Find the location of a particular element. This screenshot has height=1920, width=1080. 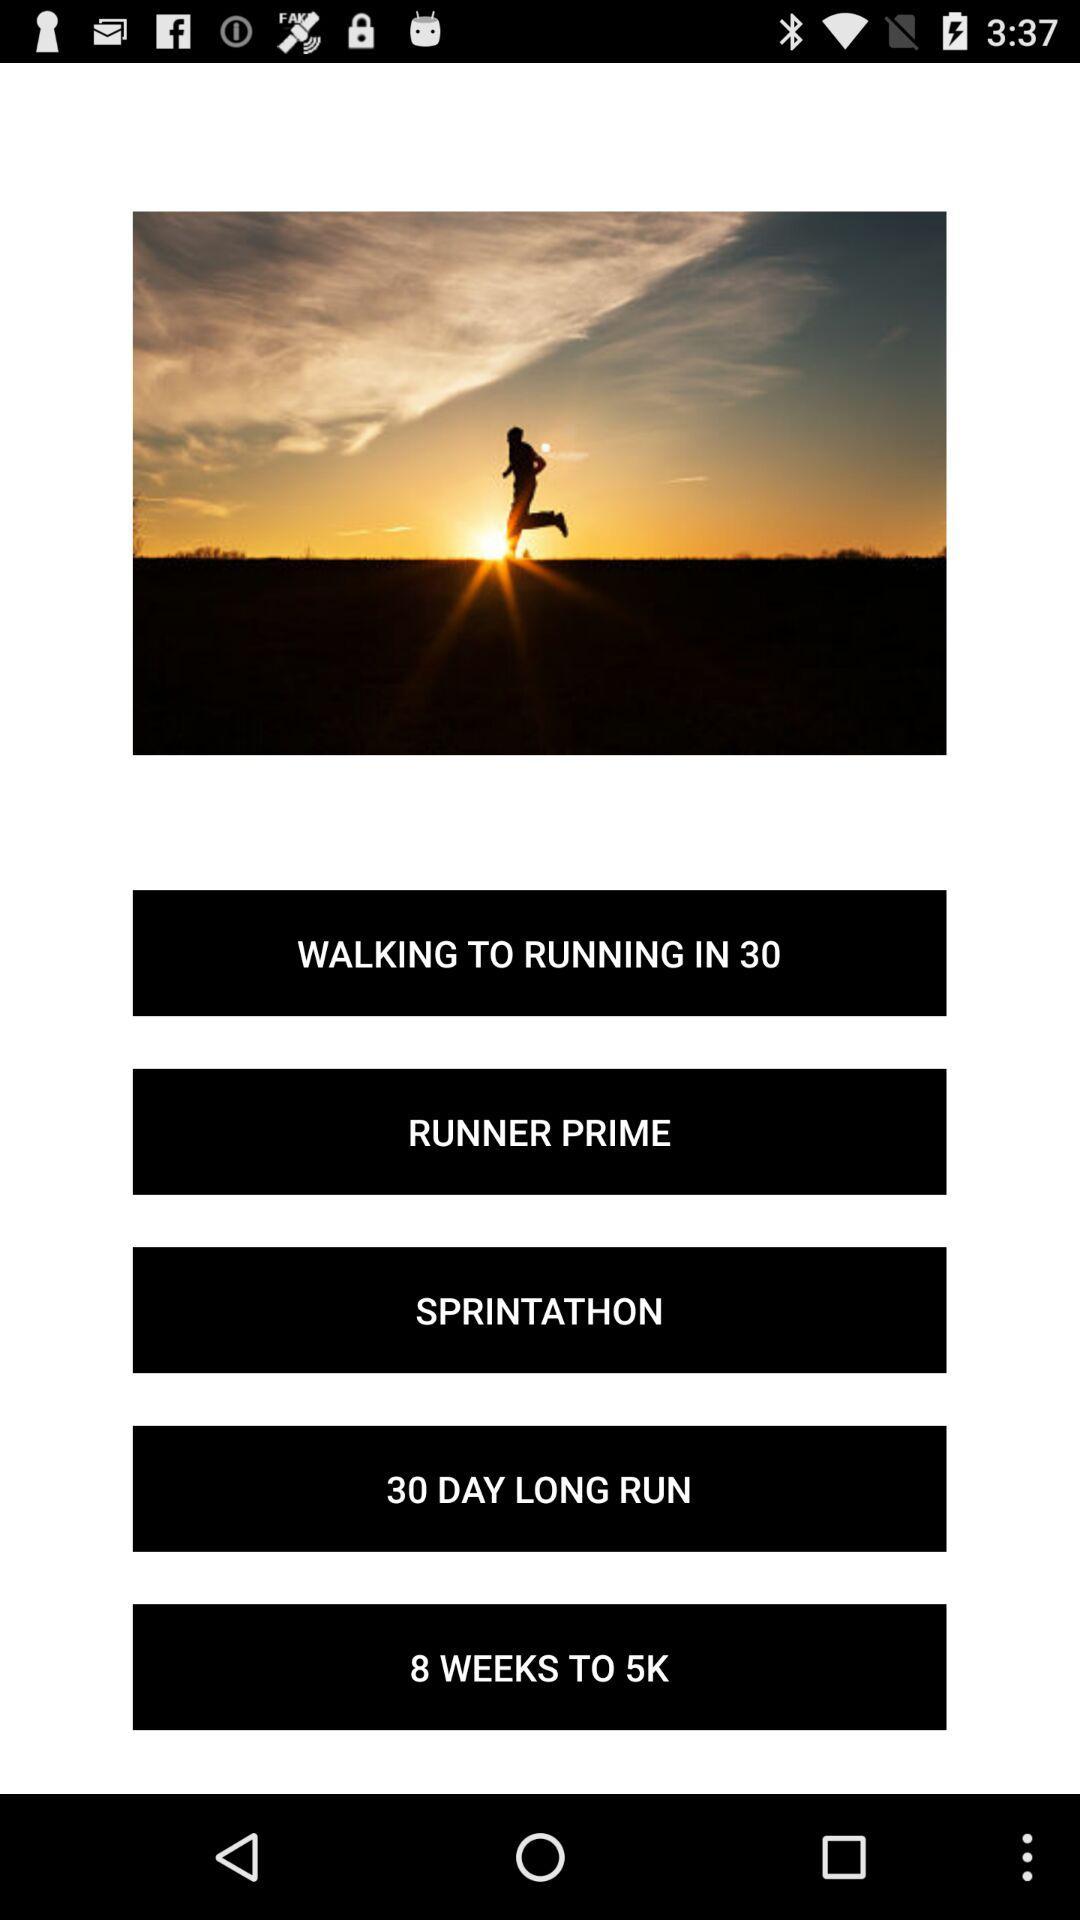

the icon above 30 day long icon is located at coordinates (538, 1310).